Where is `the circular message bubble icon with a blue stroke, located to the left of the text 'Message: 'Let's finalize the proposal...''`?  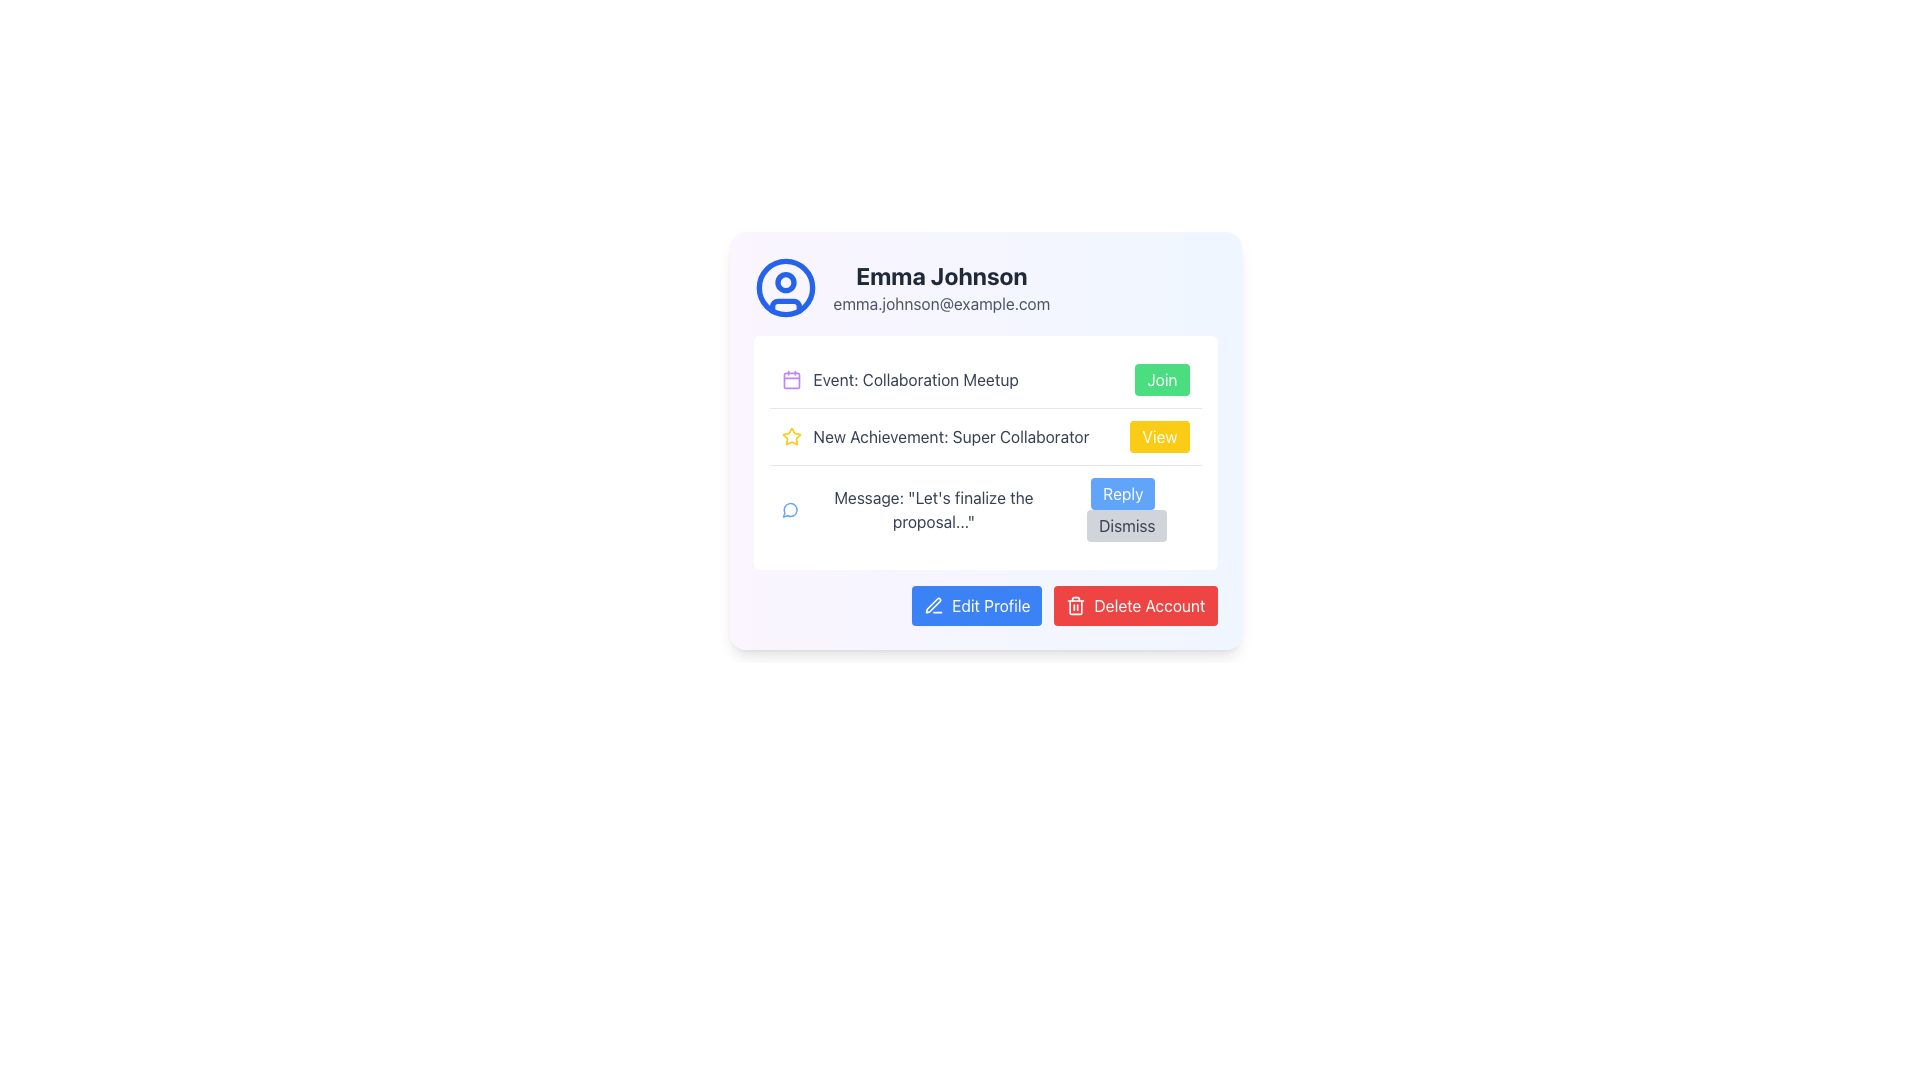
the circular message bubble icon with a blue stroke, located to the left of the text 'Message: 'Let's finalize the proposal...'' is located at coordinates (789, 508).